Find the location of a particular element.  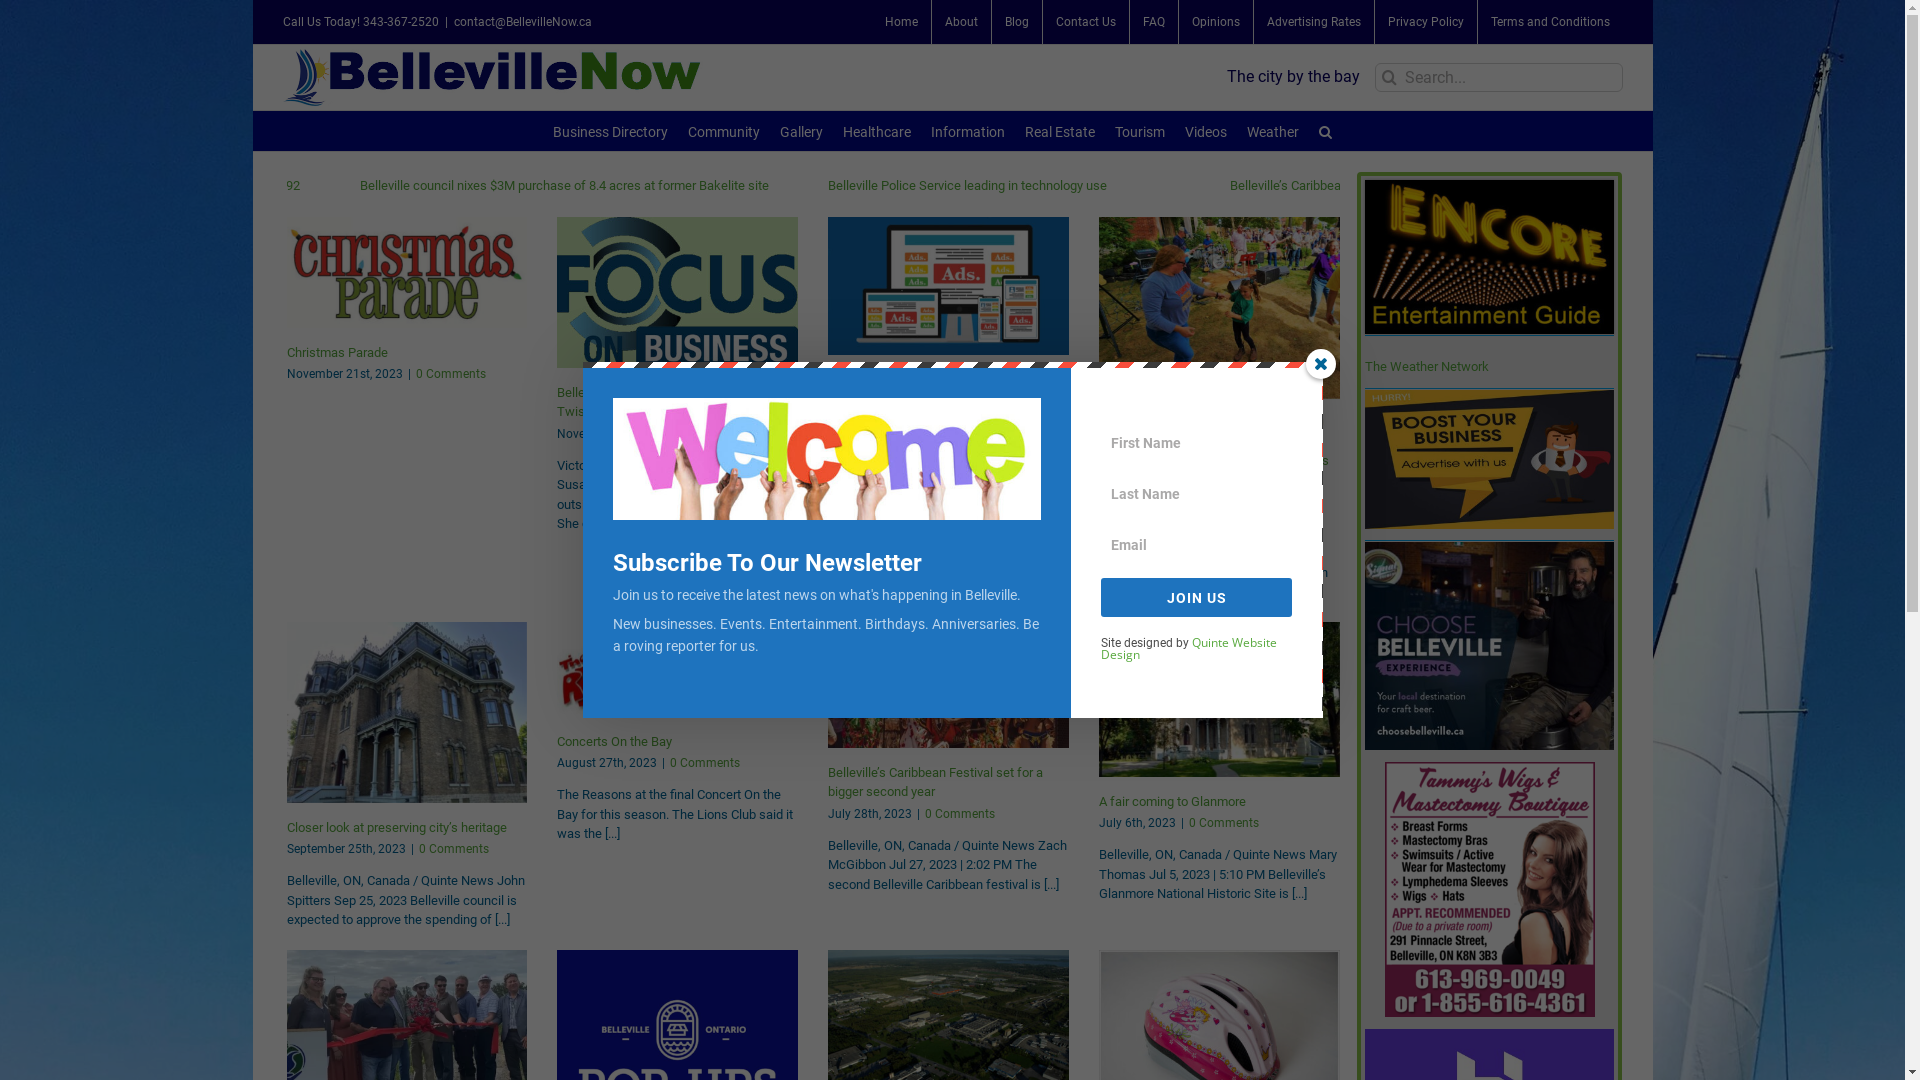

'About' is located at coordinates (961, 22).